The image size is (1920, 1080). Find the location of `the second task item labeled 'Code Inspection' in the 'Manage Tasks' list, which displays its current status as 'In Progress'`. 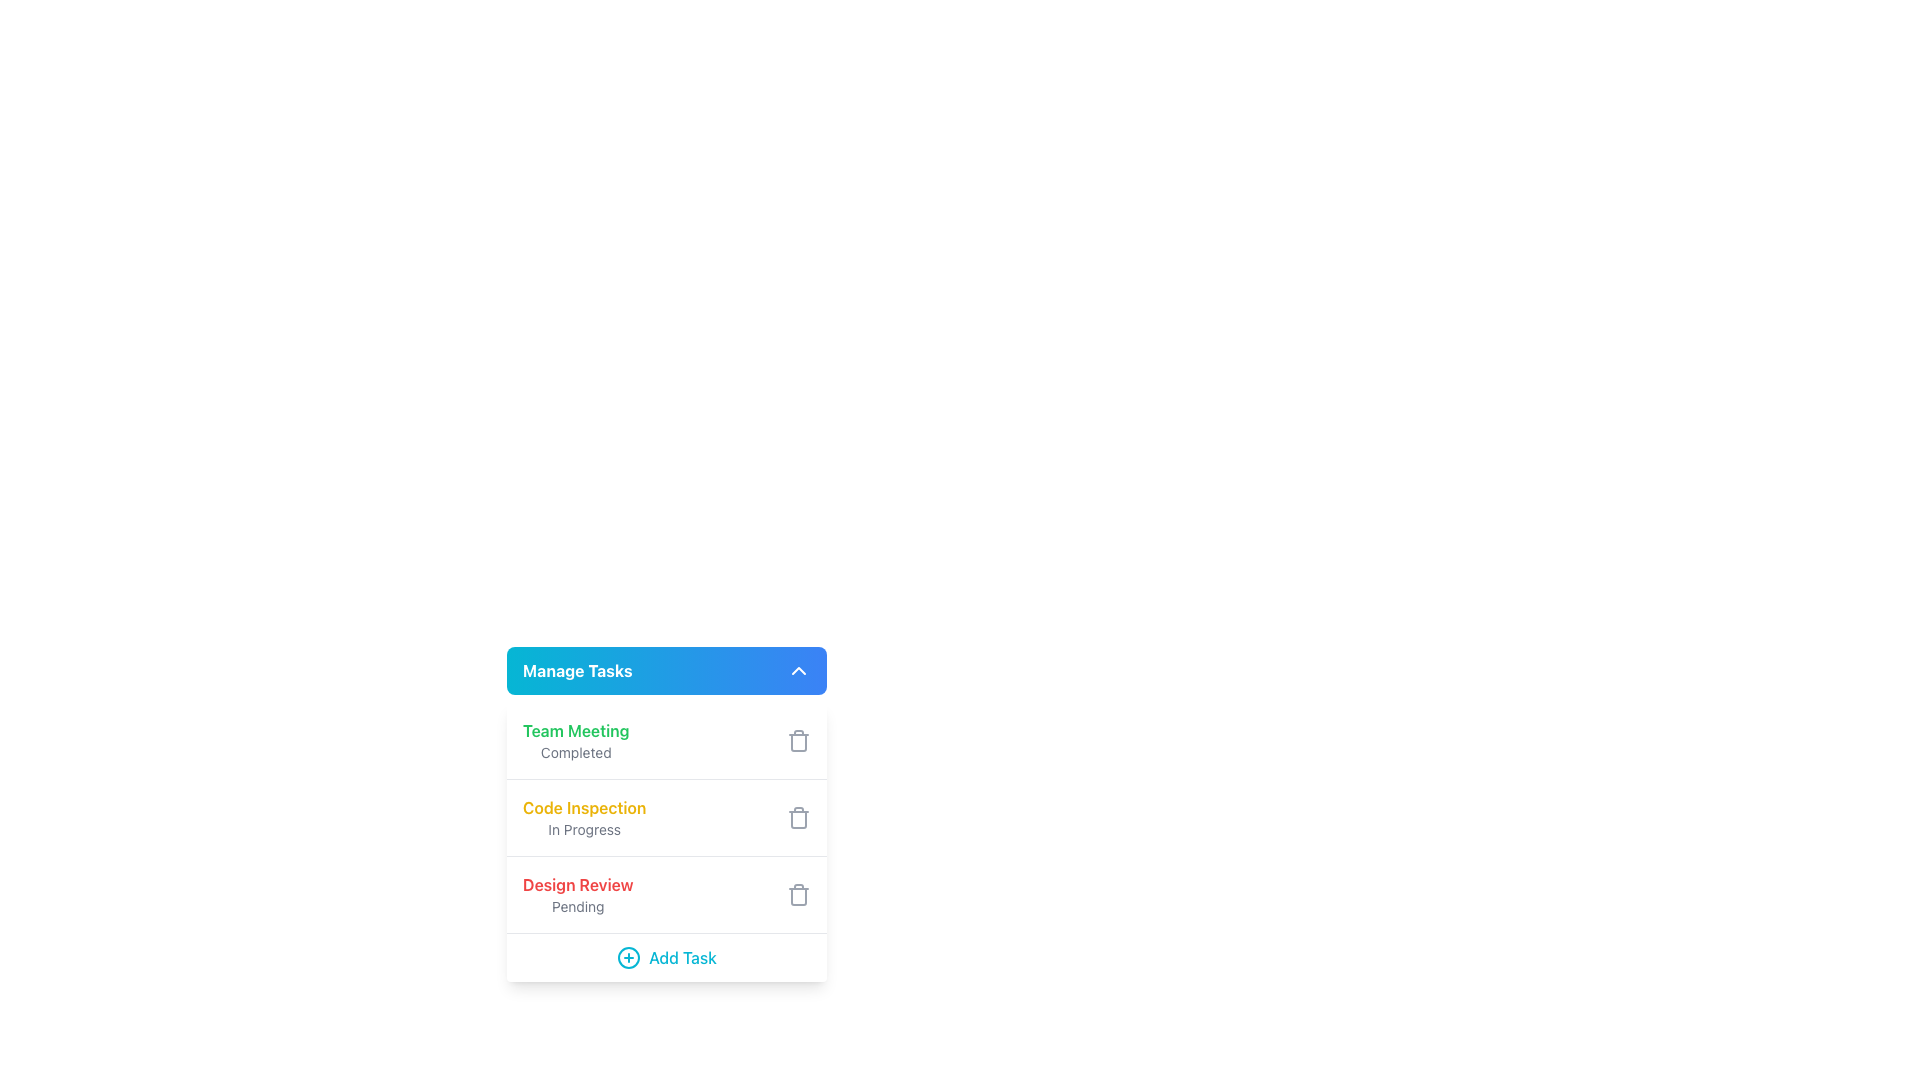

the second task item labeled 'Code Inspection' in the 'Manage Tasks' list, which displays its current status as 'In Progress' is located at coordinates (667, 842).